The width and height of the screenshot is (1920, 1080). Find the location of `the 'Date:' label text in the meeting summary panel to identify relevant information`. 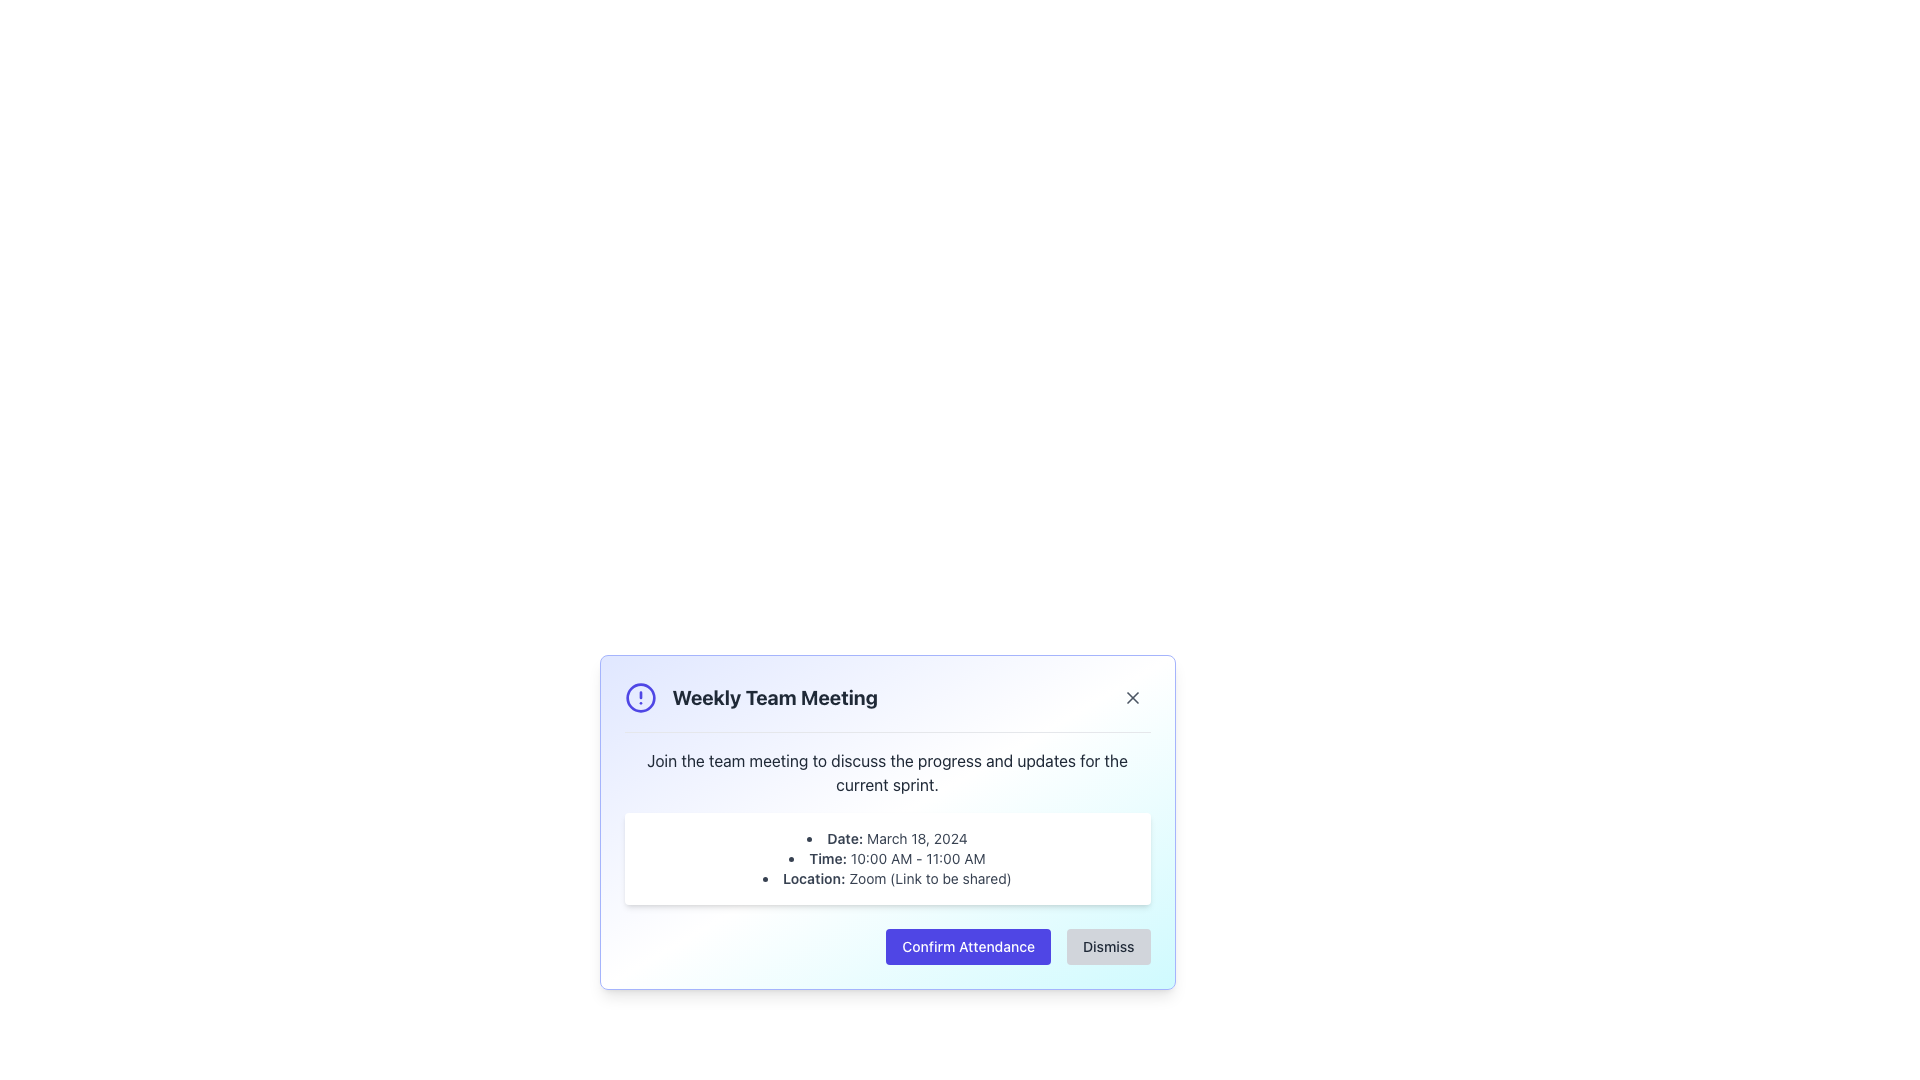

the 'Date:' label text in the meeting summary panel to identify relevant information is located at coordinates (845, 838).